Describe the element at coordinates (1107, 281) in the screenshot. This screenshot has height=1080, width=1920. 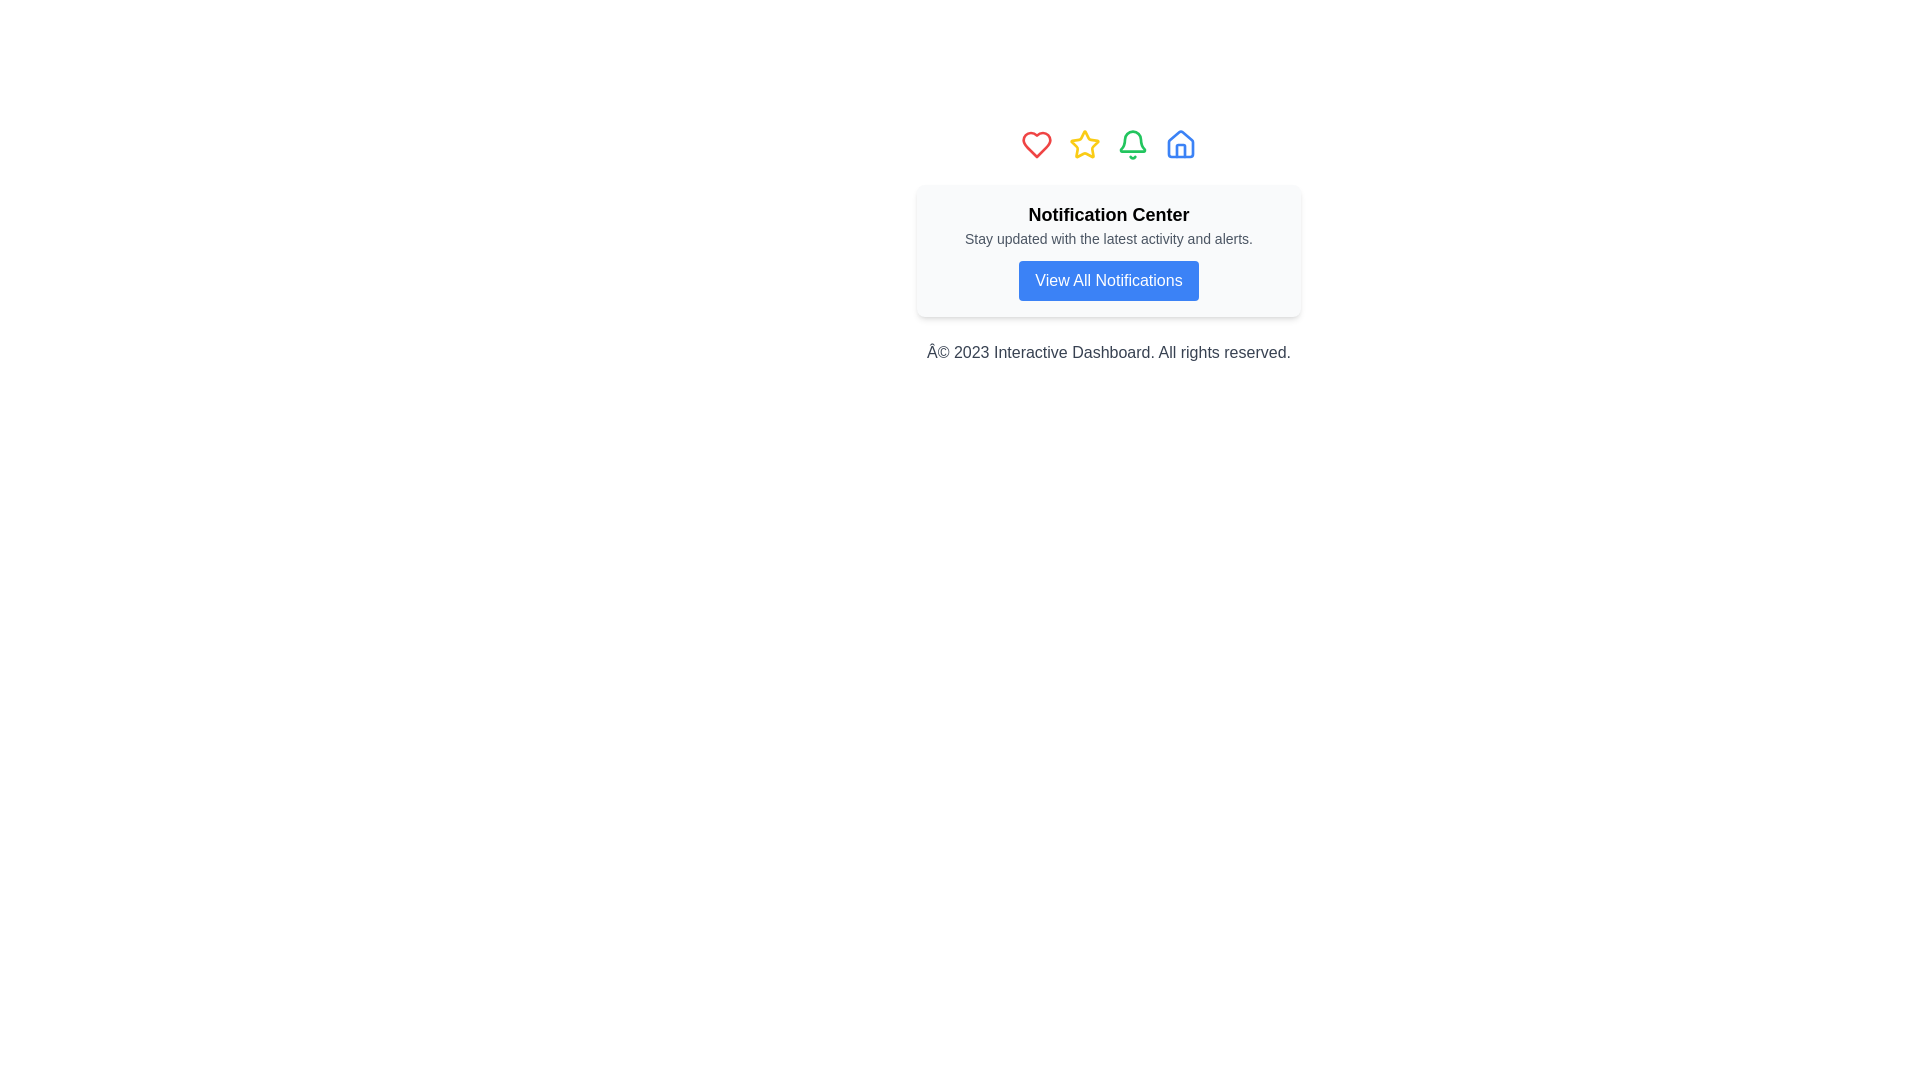
I see `the button located centrally within the 'Notification Center' card` at that location.